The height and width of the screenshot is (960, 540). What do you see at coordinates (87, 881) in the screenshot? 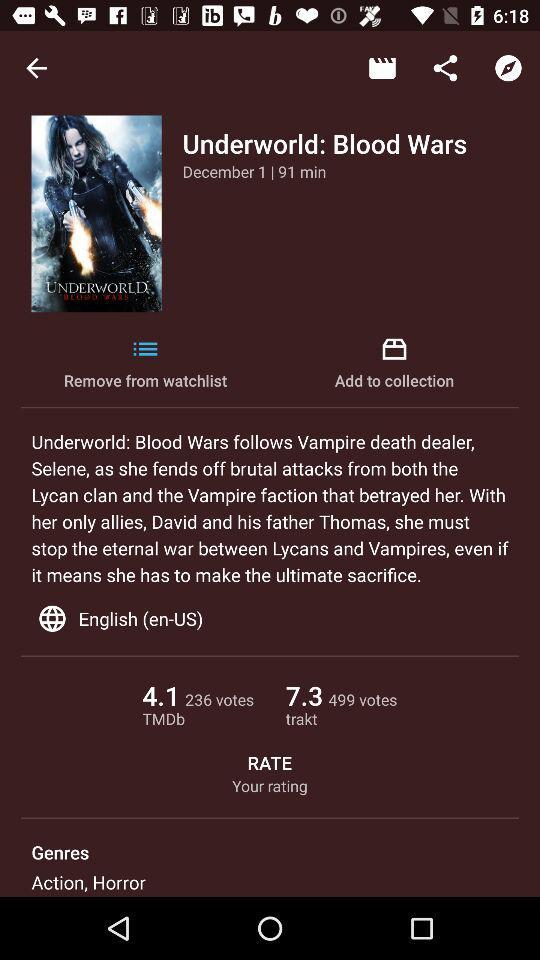
I see `the action, horror icon` at bounding box center [87, 881].